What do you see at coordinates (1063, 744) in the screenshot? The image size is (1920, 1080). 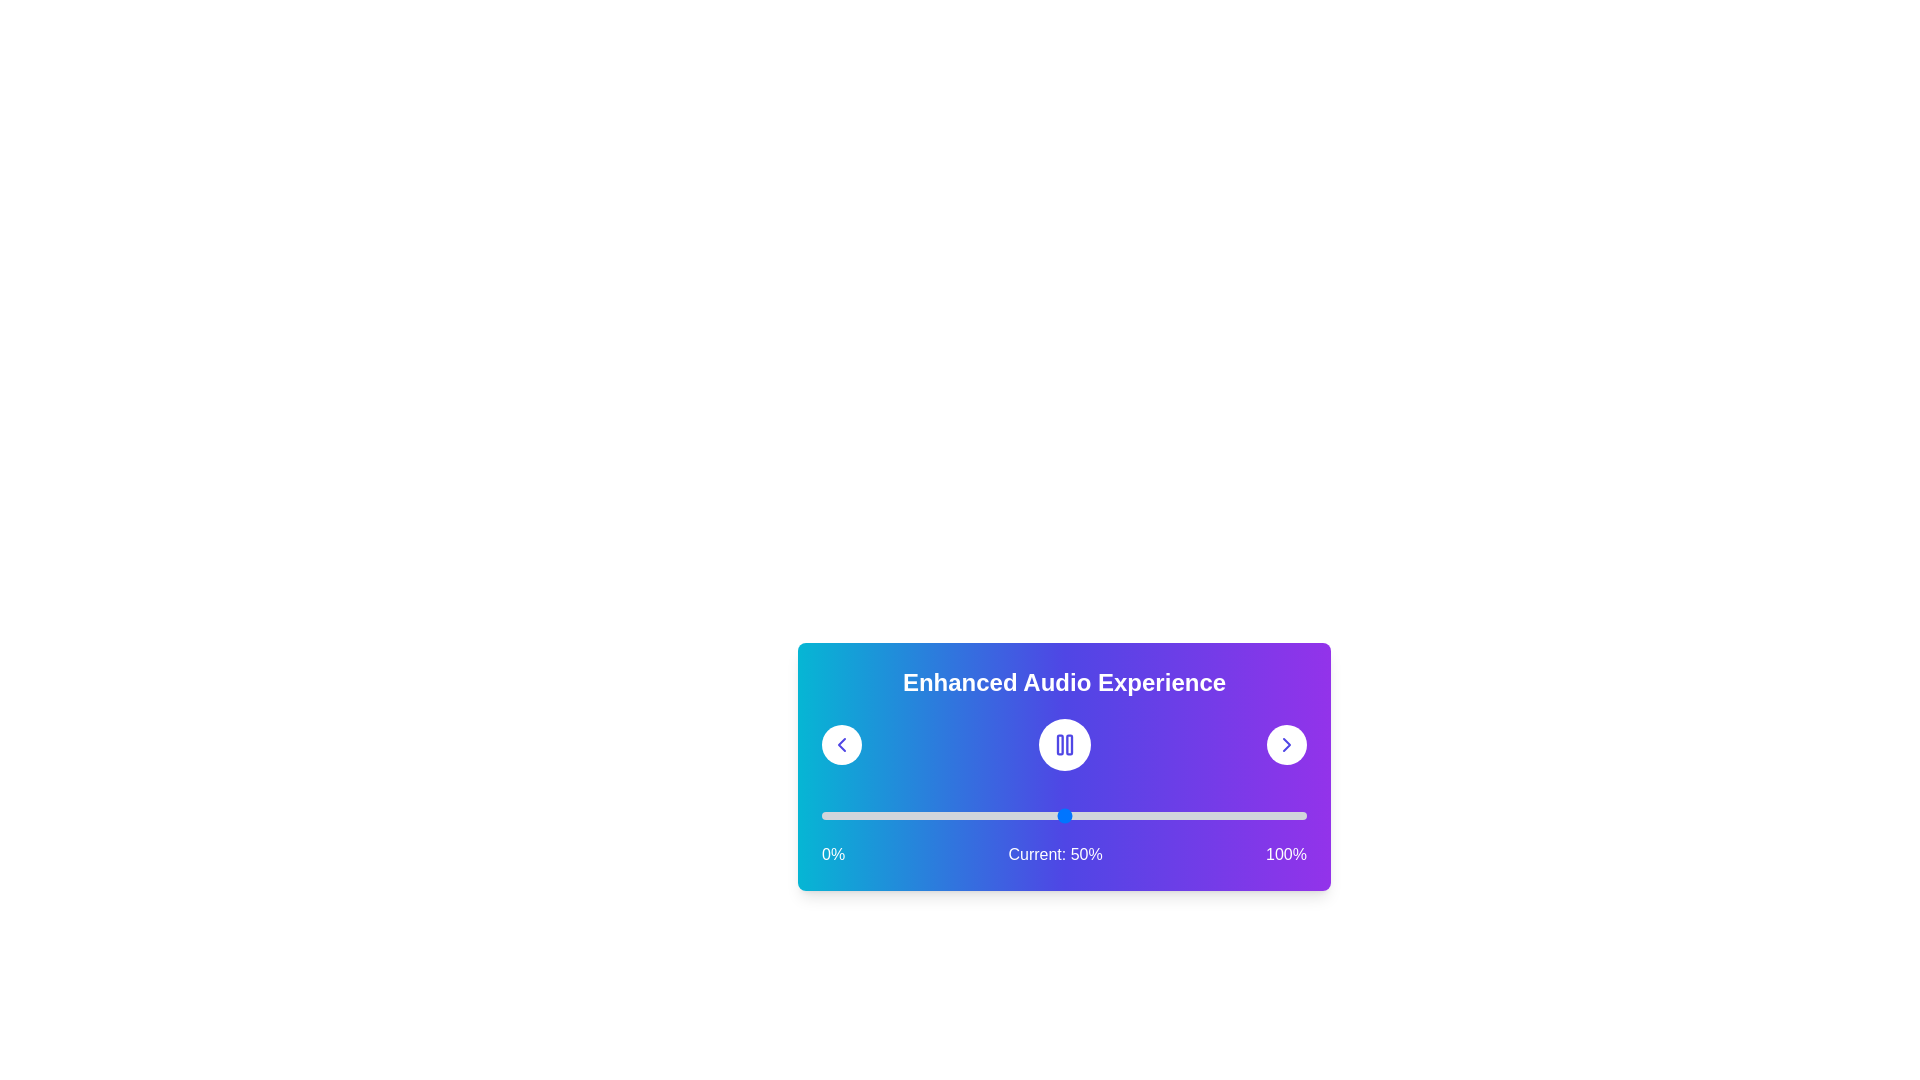 I see `the play/pause button to toggle playback` at bounding box center [1063, 744].